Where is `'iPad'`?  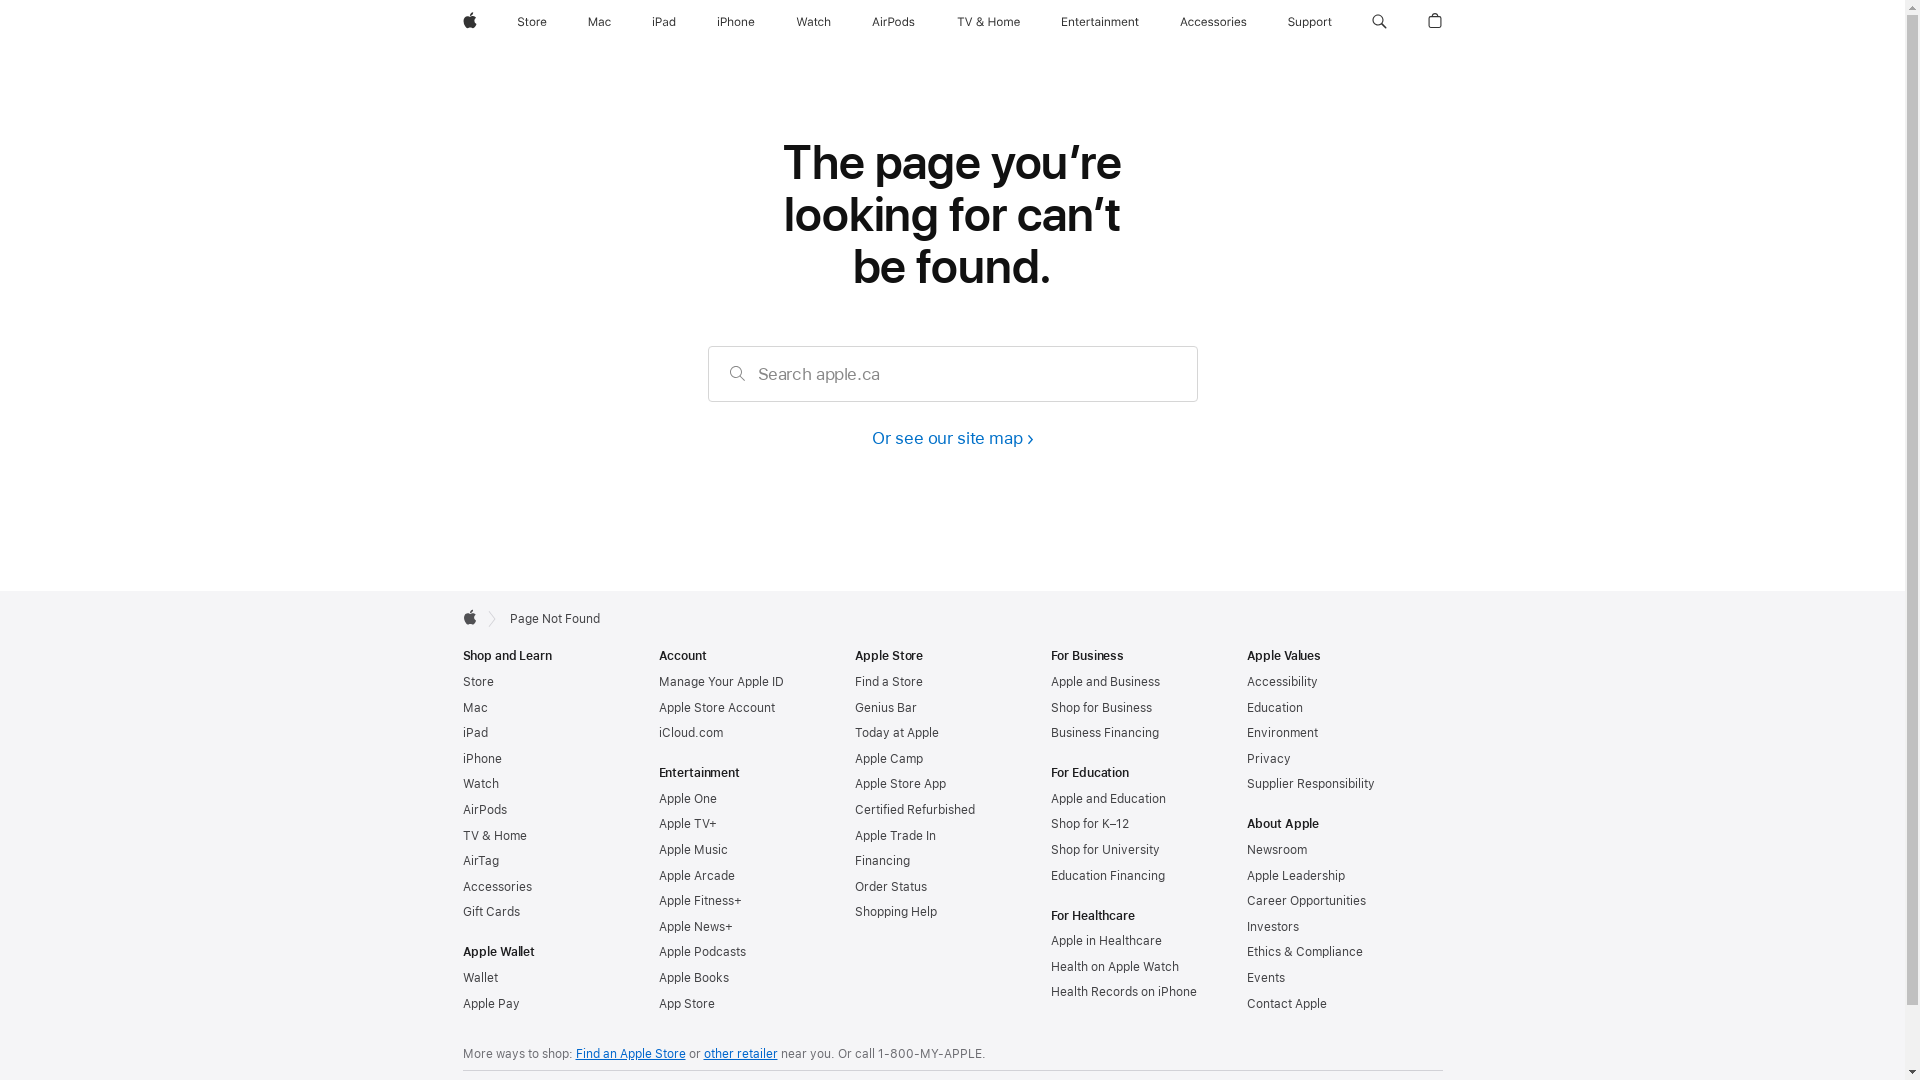
'iPad' is located at coordinates (663, 22).